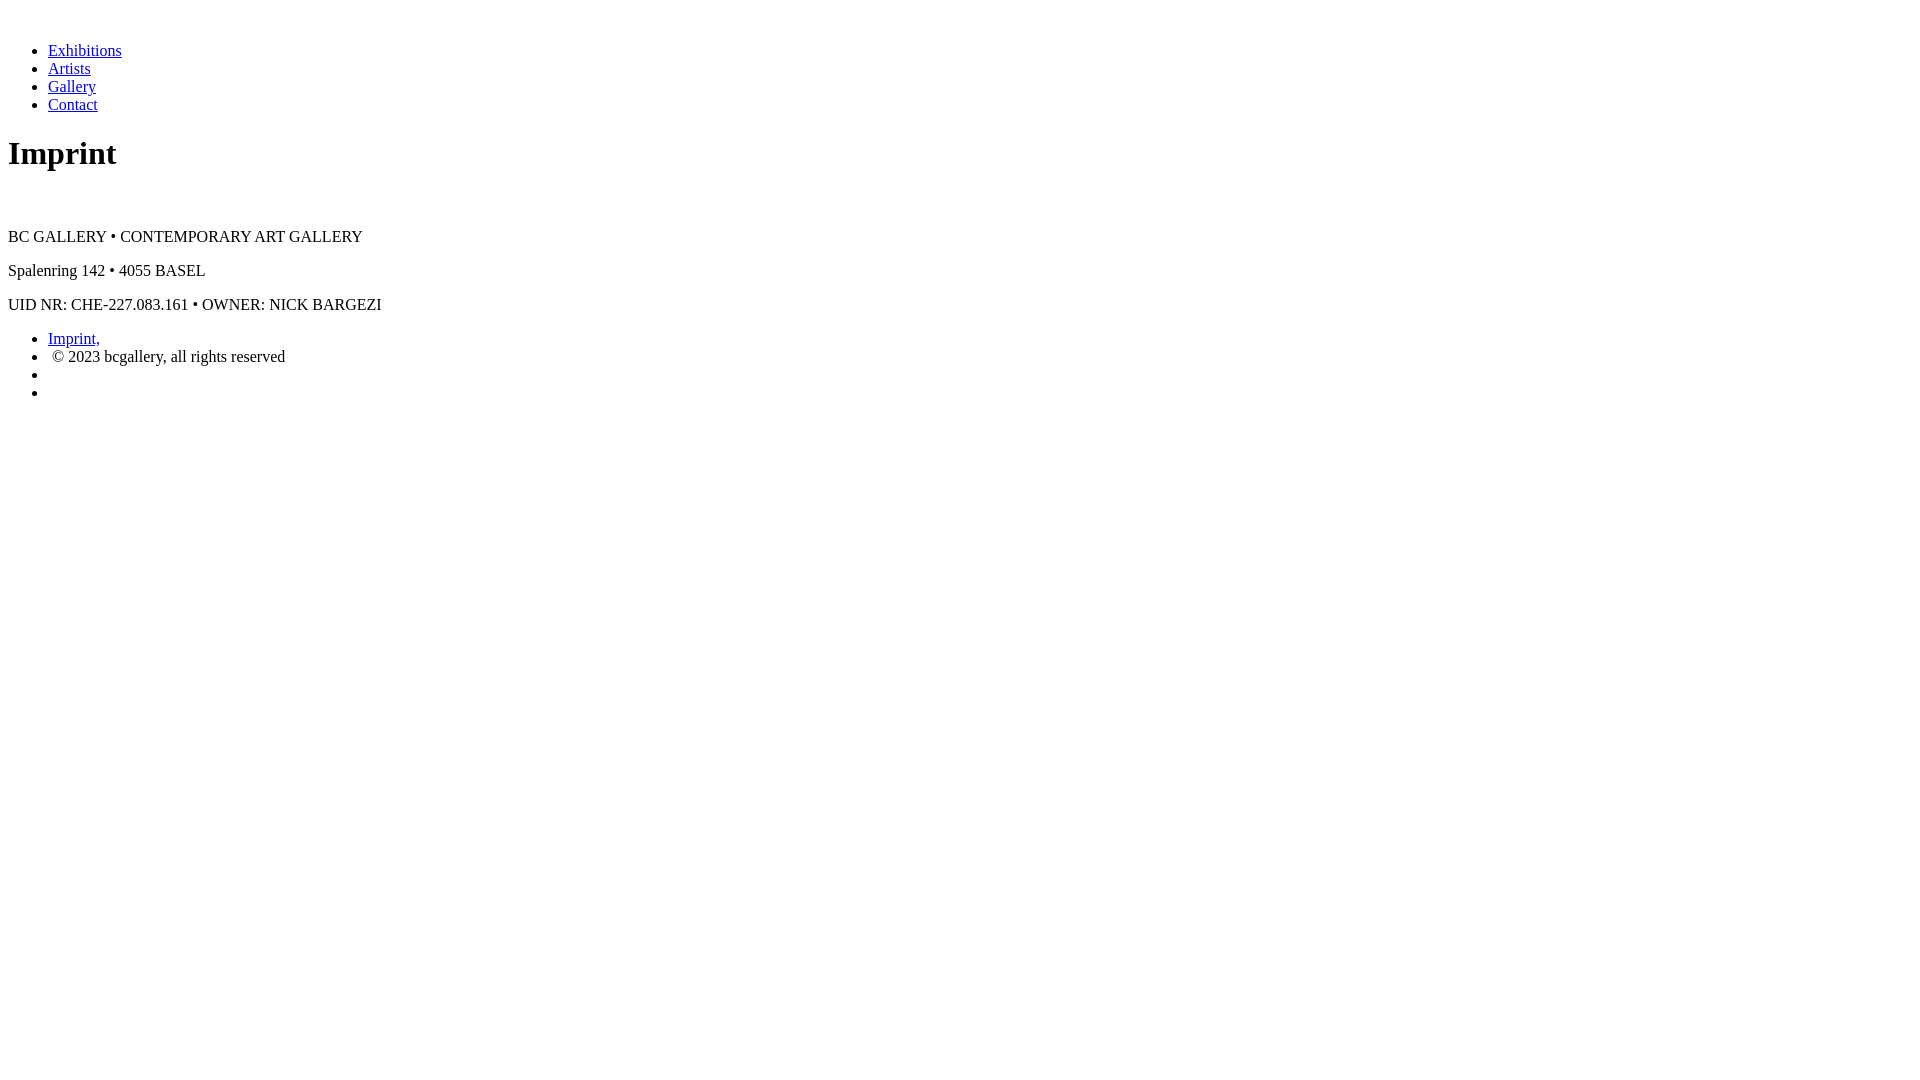 Image resolution: width=1920 pixels, height=1080 pixels. I want to click on 'Artists', so click(69, 67).